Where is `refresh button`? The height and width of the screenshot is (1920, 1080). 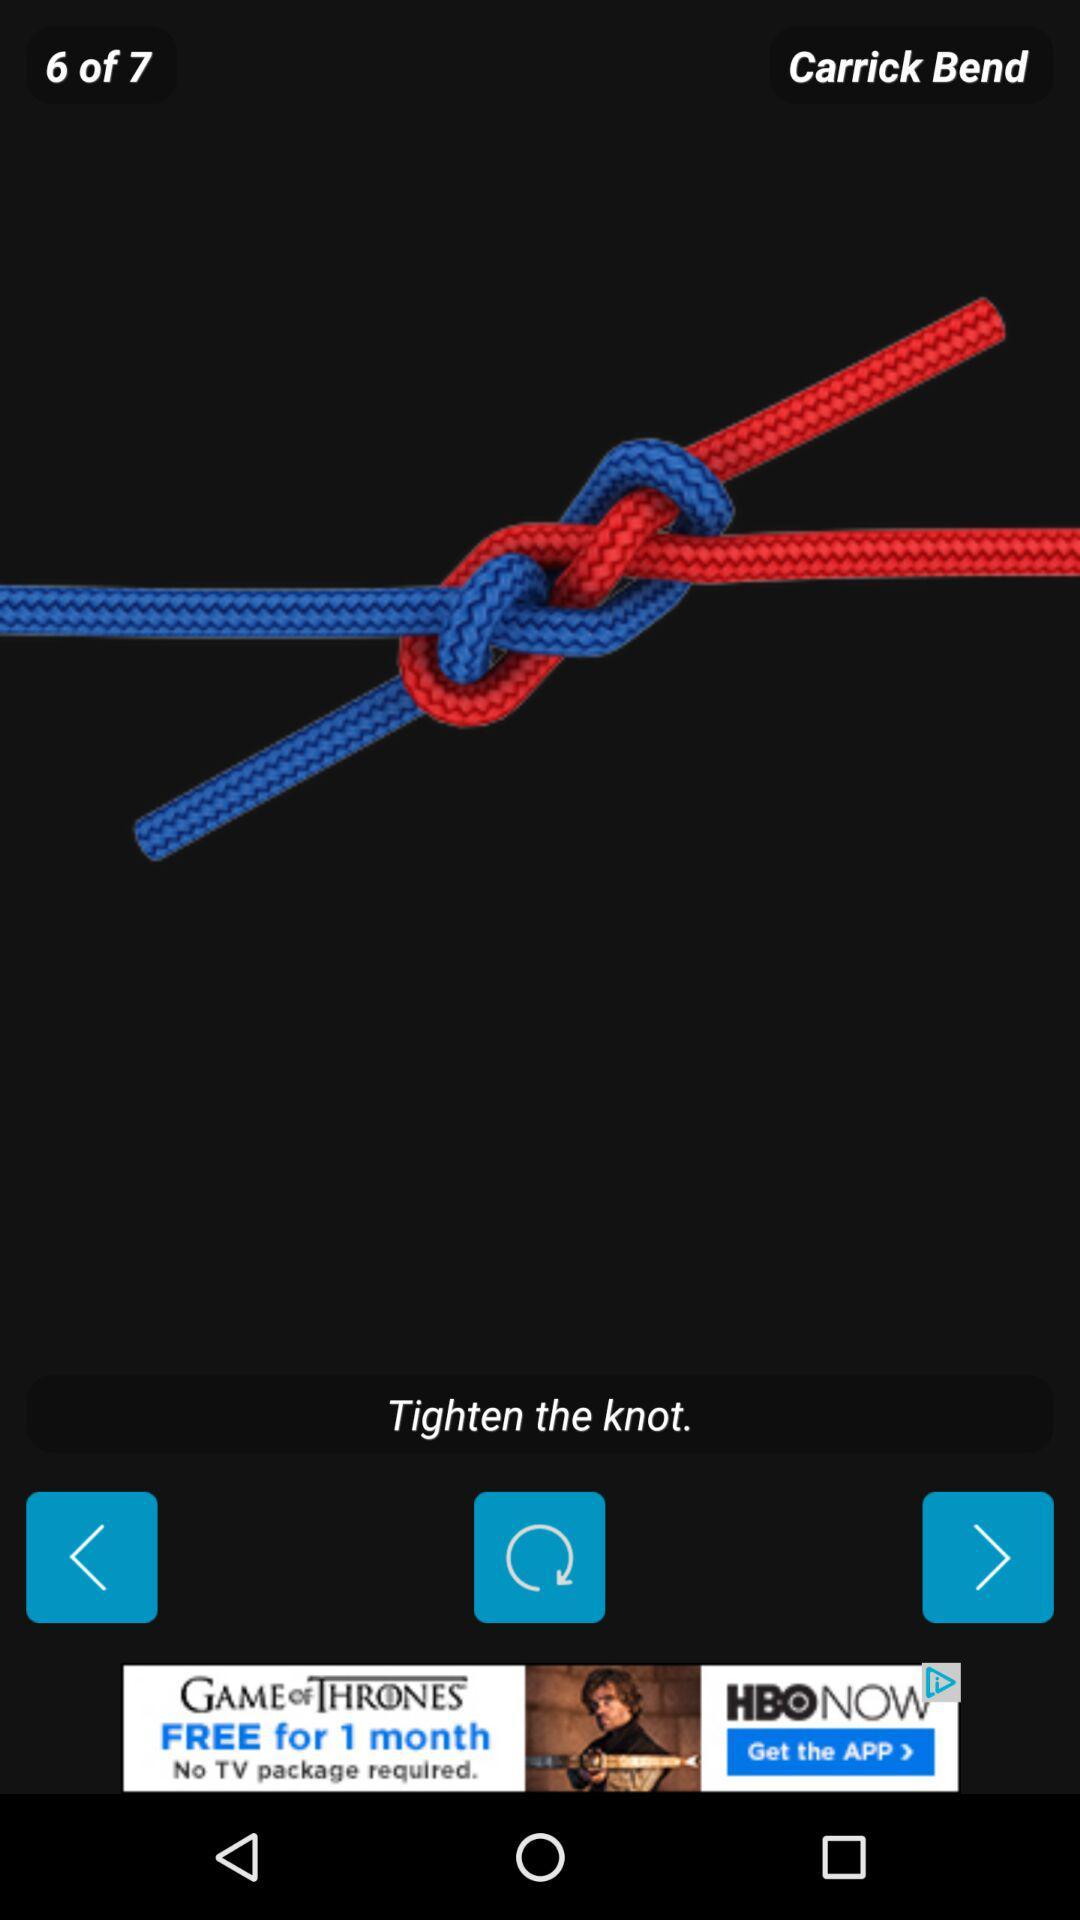
refresh button is located at coordinates (538, 1556).